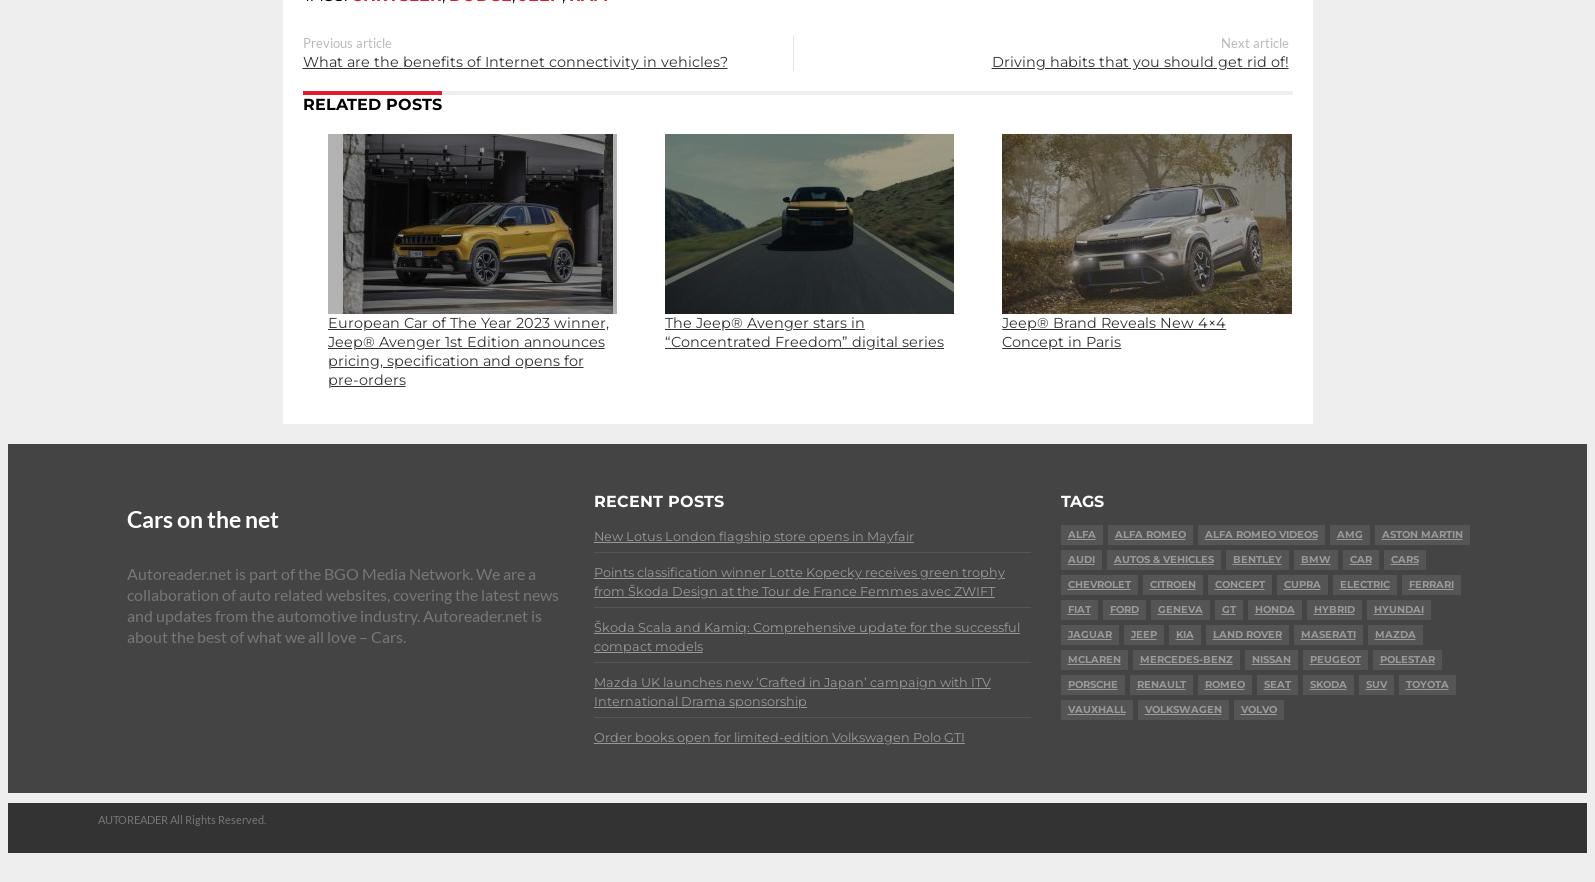 The width and height of the screenshot is (1595, 882). I want to click on 'New Lotus London flagship store opens in Mayfair', so click(752, 536).